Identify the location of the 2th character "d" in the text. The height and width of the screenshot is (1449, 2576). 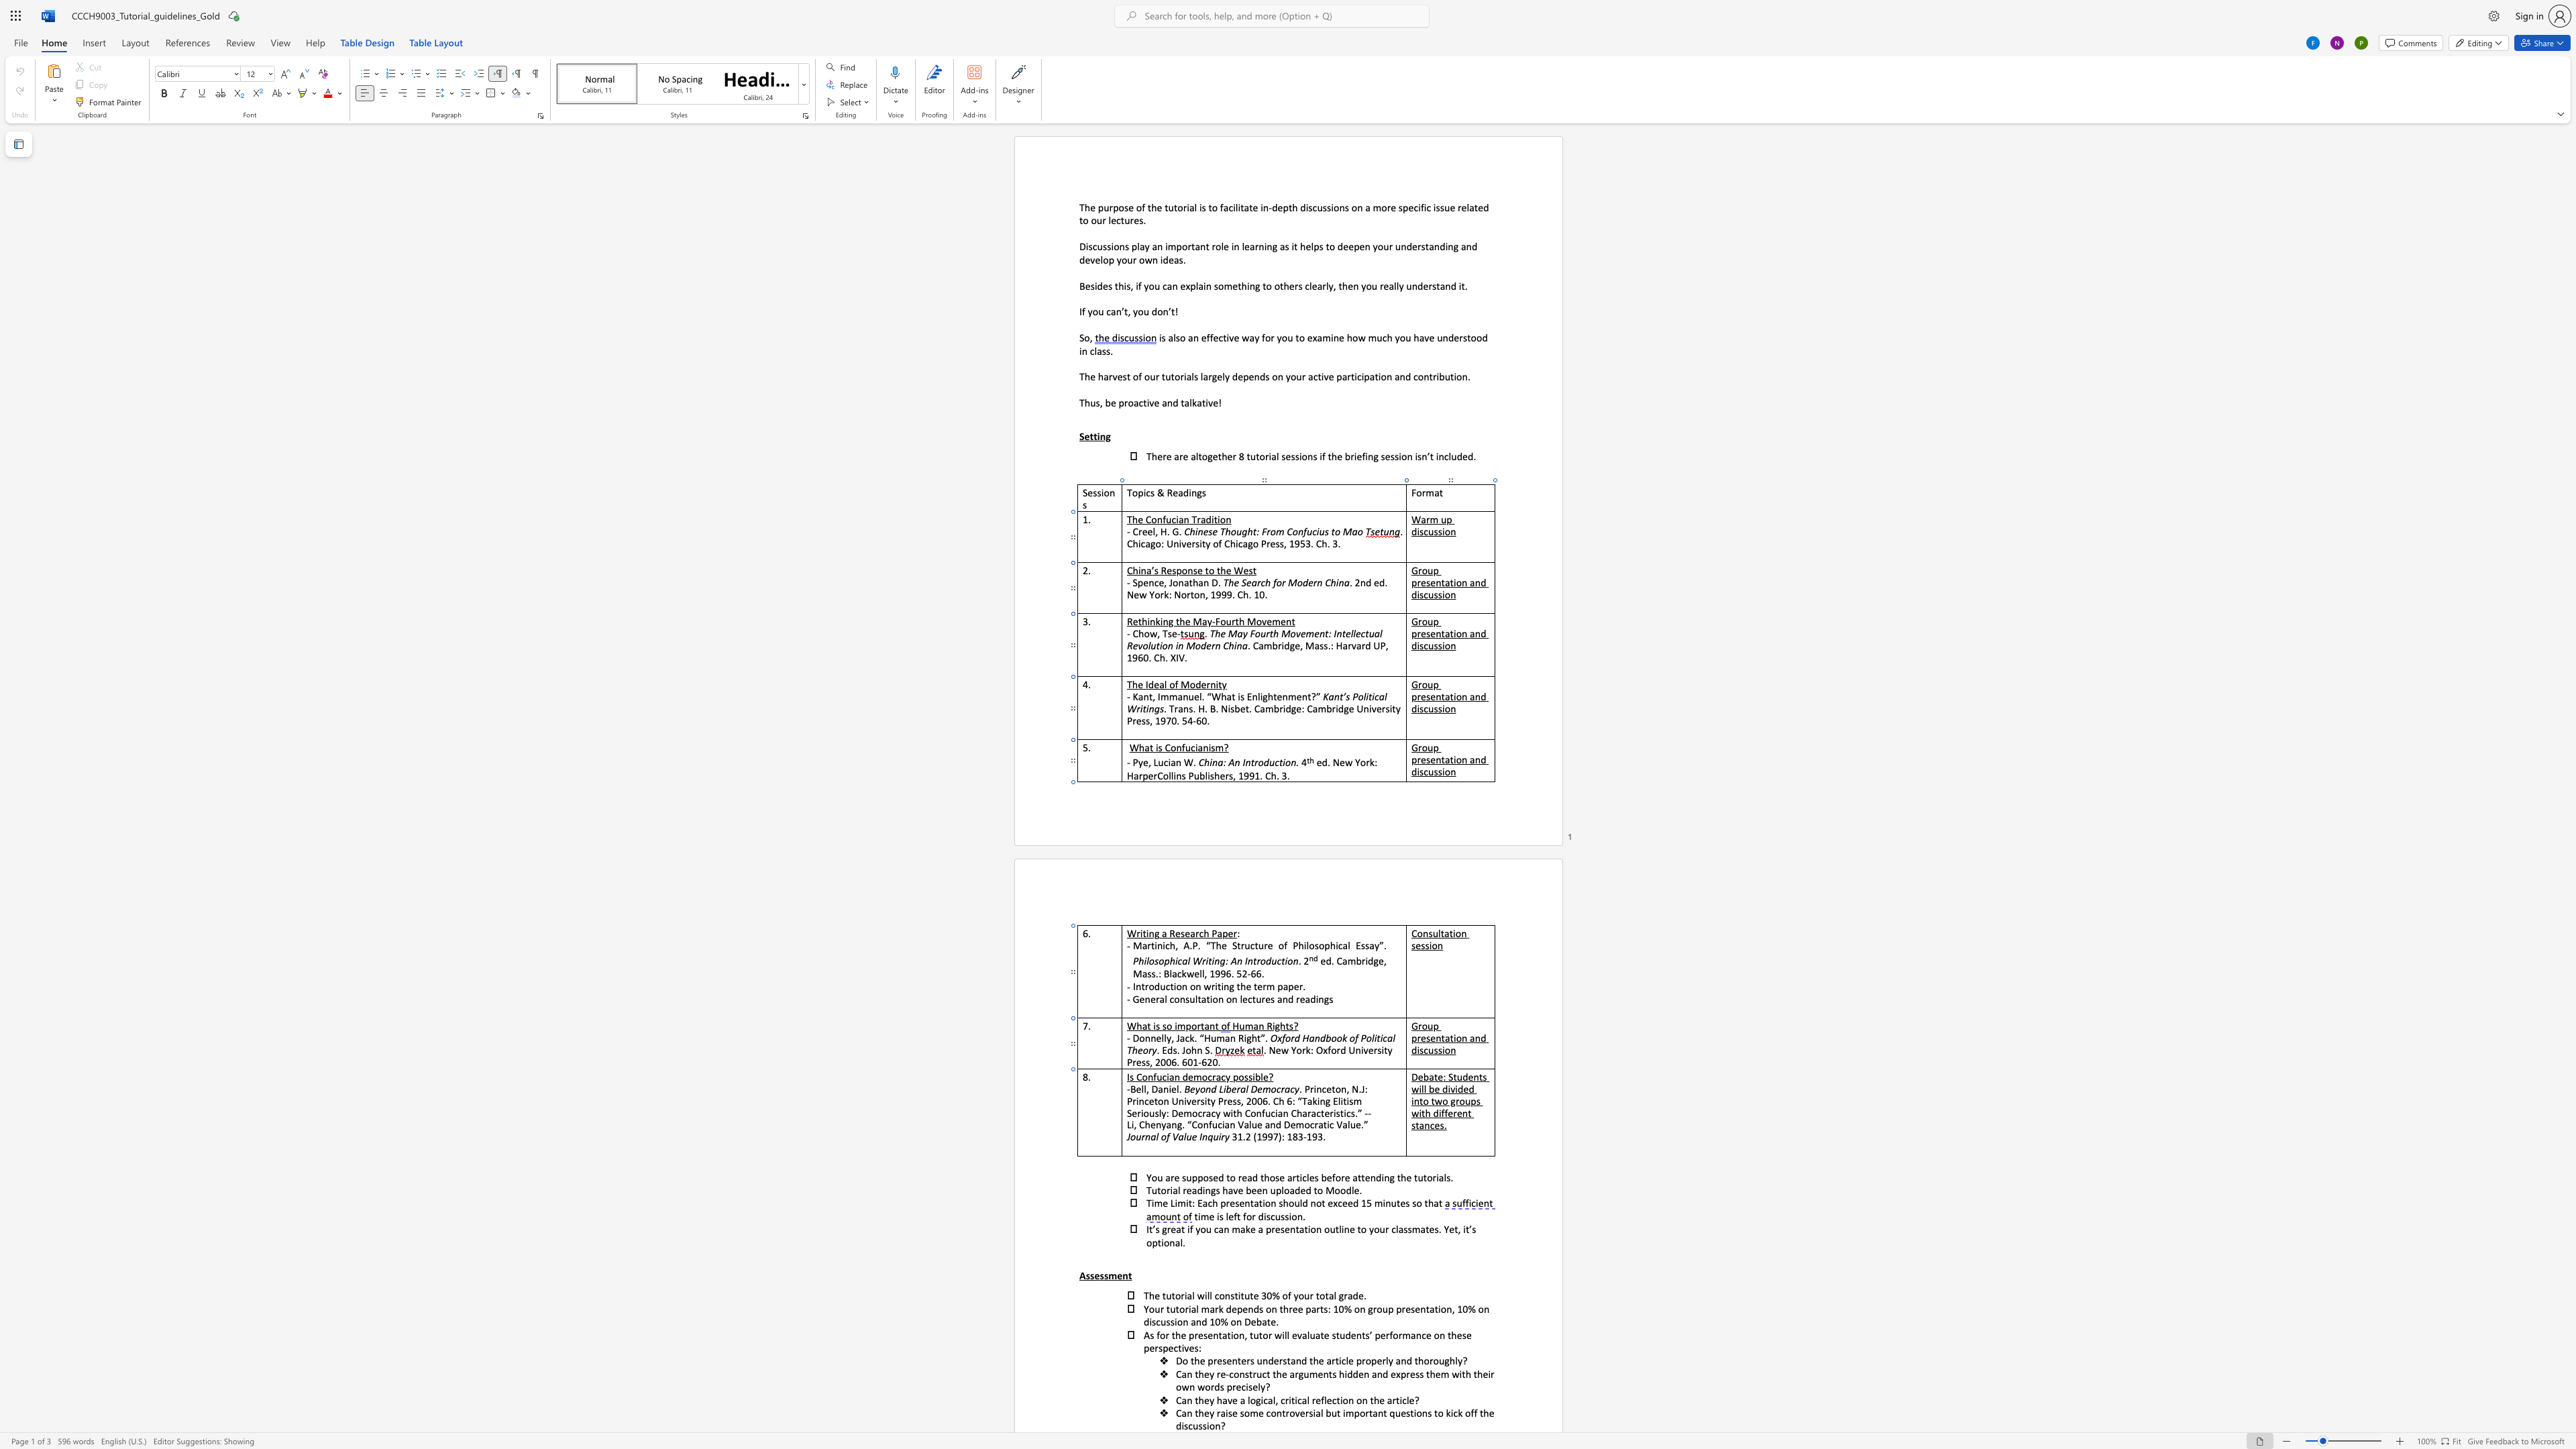
(1413, 1049).